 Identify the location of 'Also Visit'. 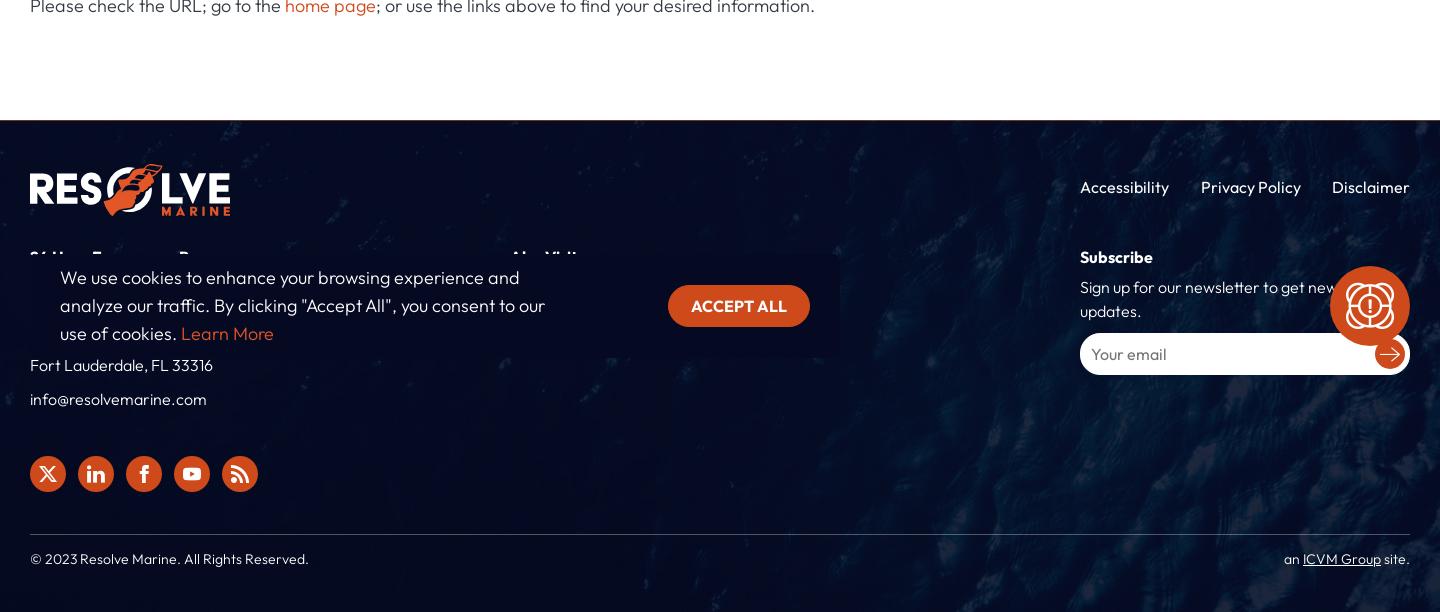
(543, 255).